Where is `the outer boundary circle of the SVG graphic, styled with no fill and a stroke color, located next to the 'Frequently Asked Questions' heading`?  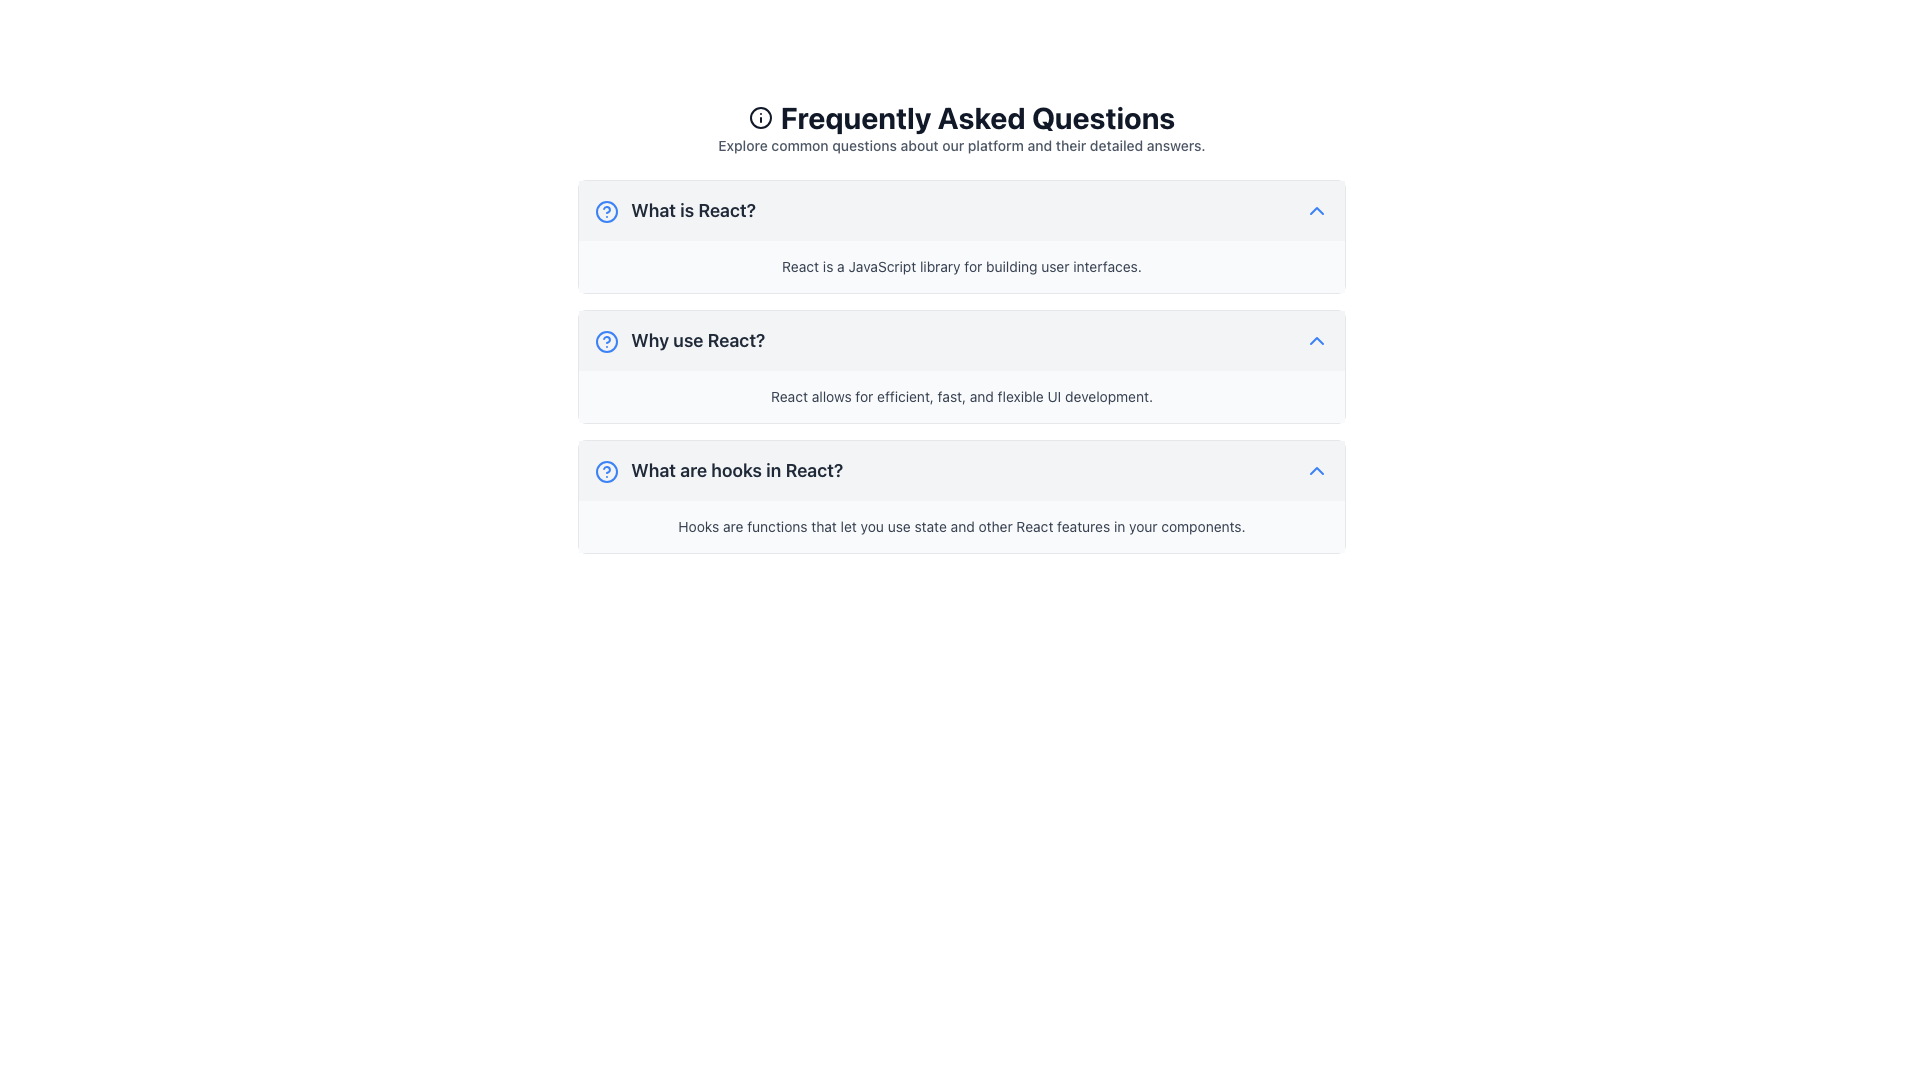 the outer boundary circle of the SVG graphic, styled with no fill and a stroke color, located next to the 'Frequently Asked Questions' heading is located at coordinates (759, 118).